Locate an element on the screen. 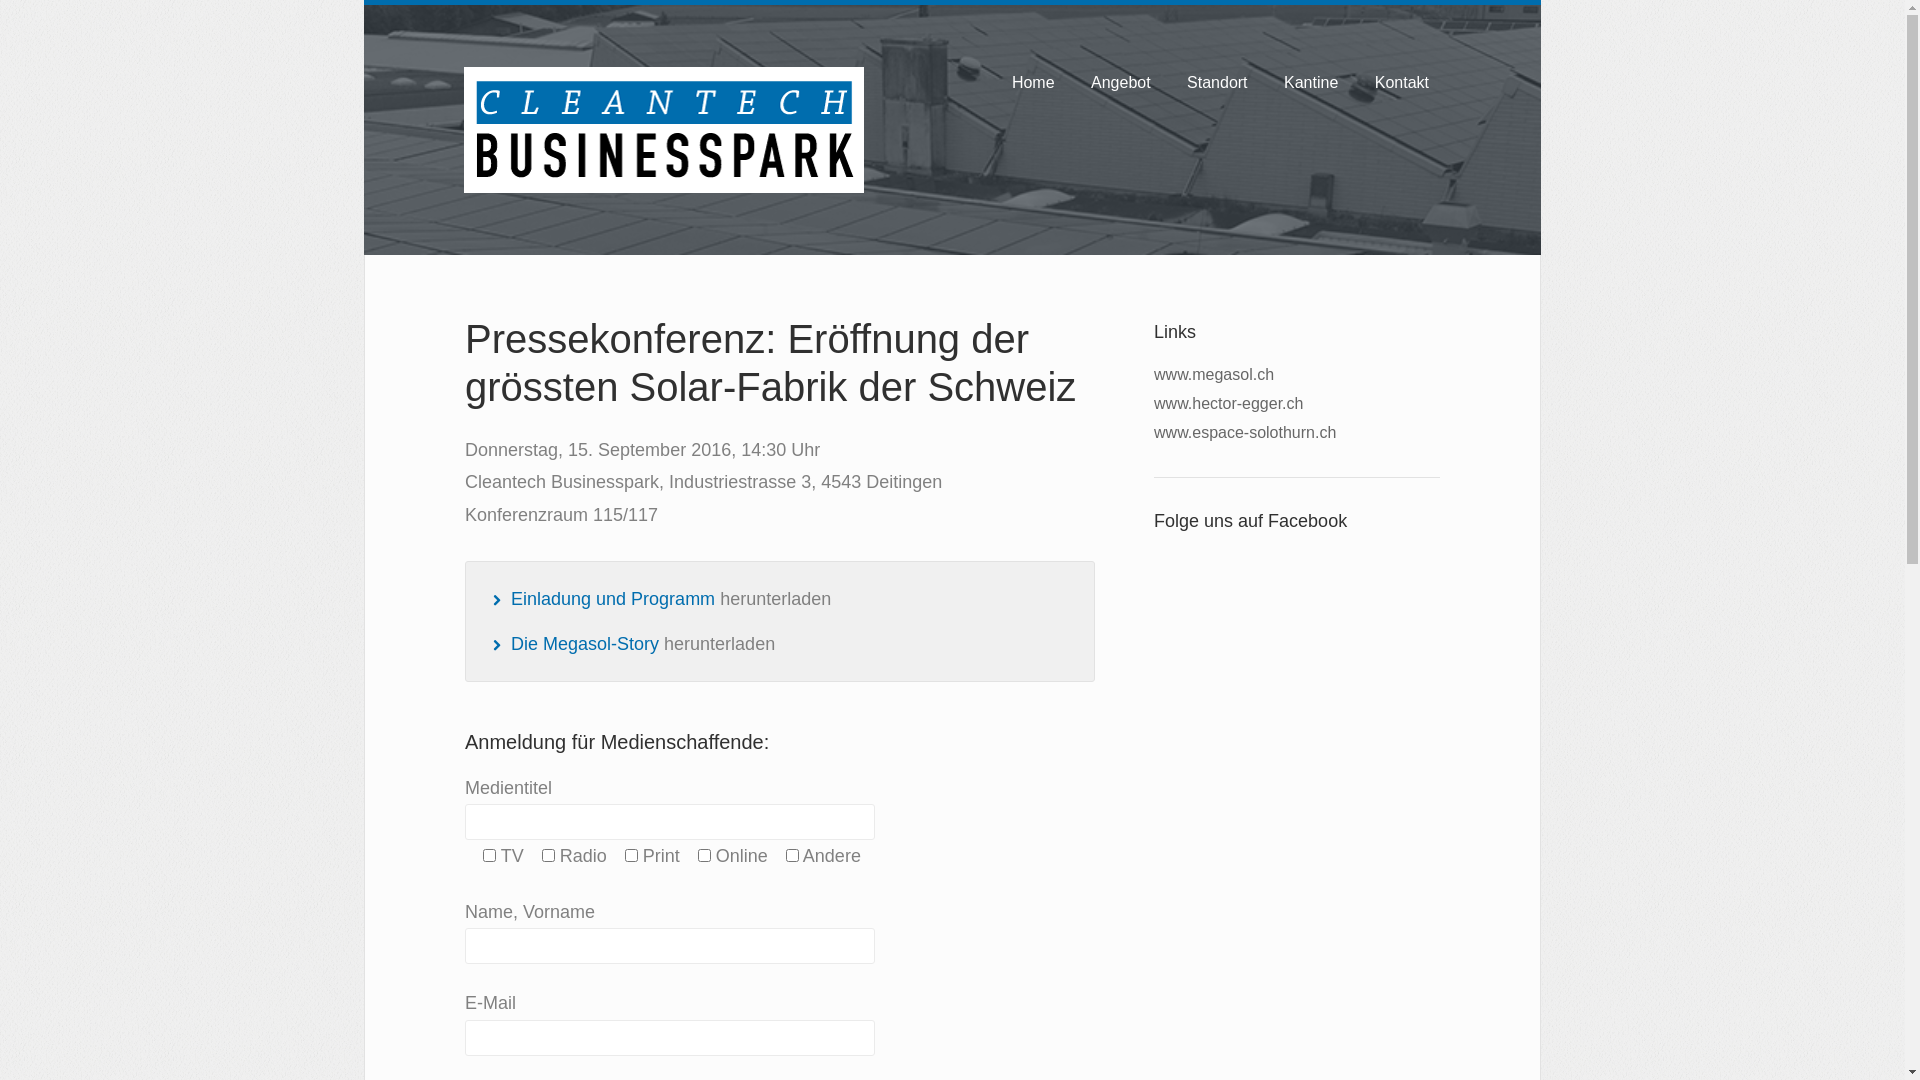  'Angebot' is located at coordinates (1121, 82).